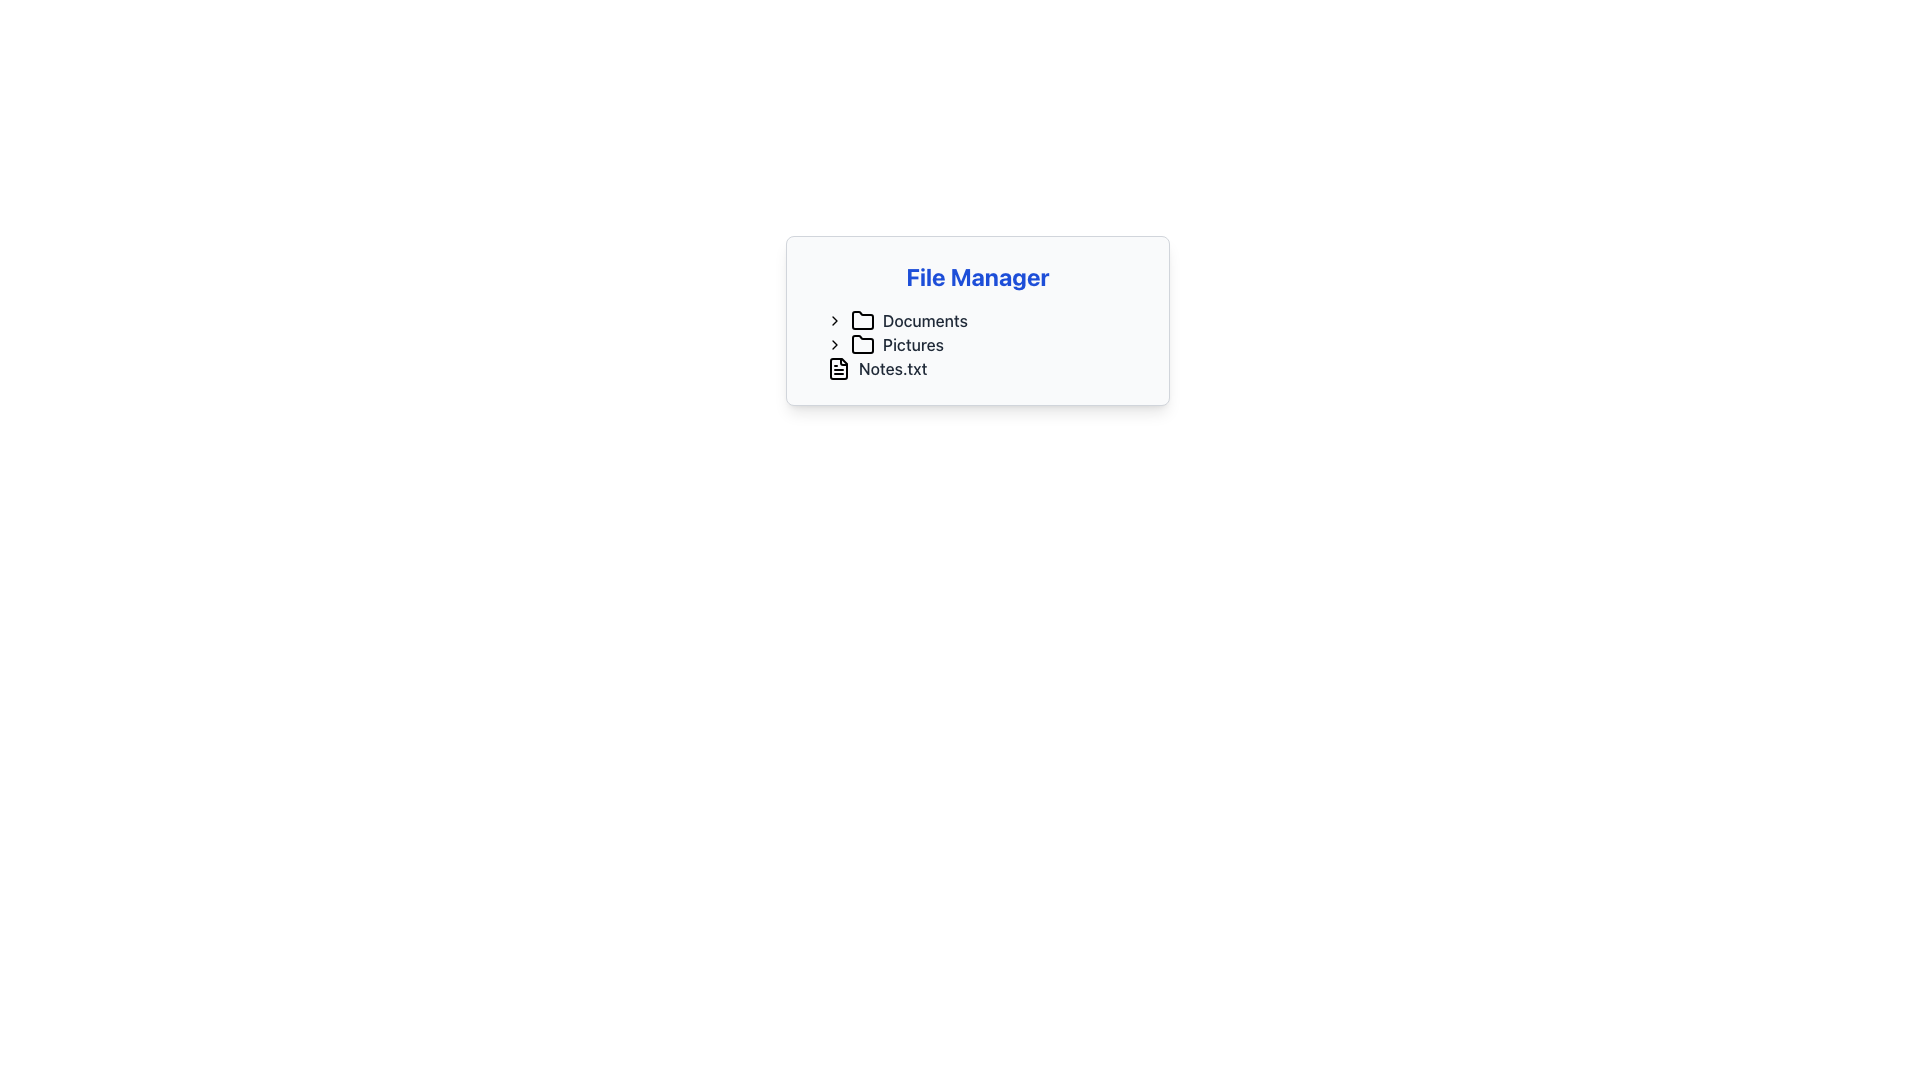  Describe the element at coordinates (839, 369) in the screenshot. I see `the document file icon associated with the 'Notes.txt' entry` at that location.